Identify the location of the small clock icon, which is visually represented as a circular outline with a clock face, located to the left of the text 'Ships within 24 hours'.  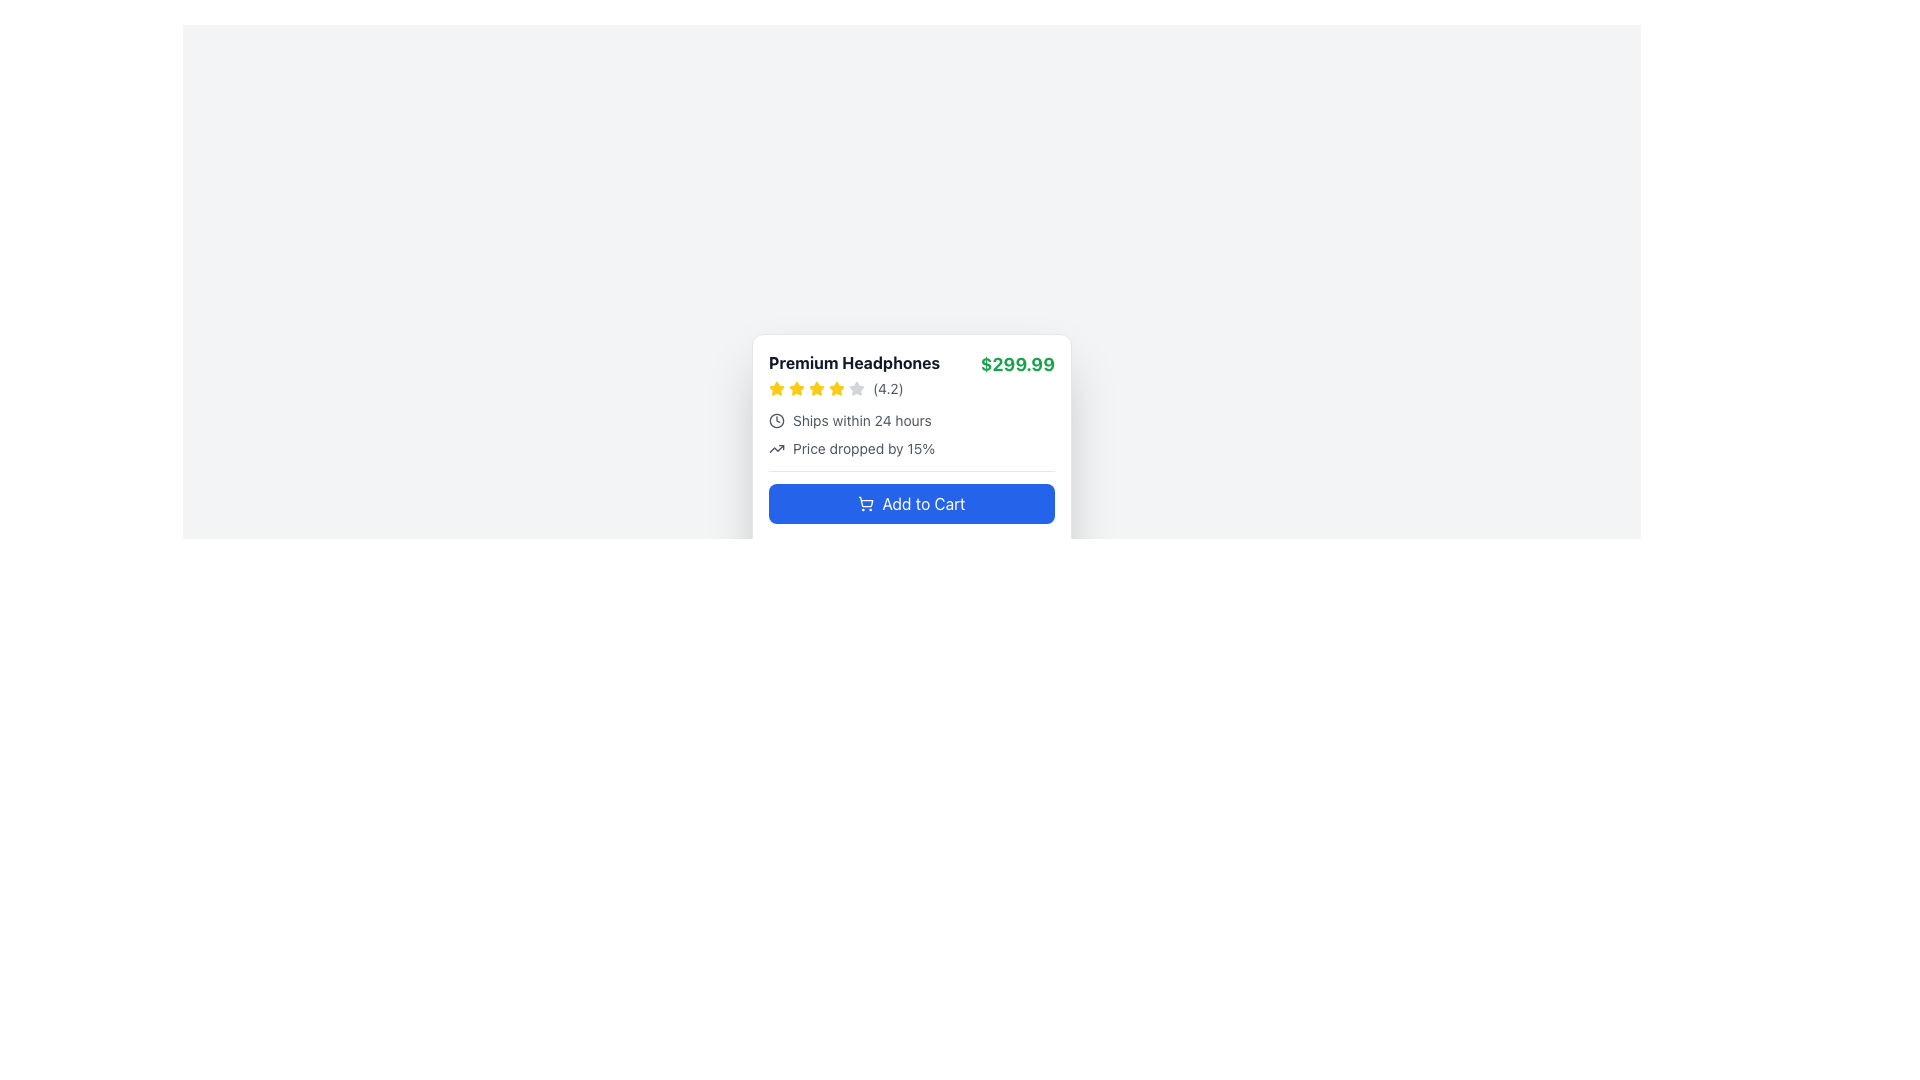
(776, 419).